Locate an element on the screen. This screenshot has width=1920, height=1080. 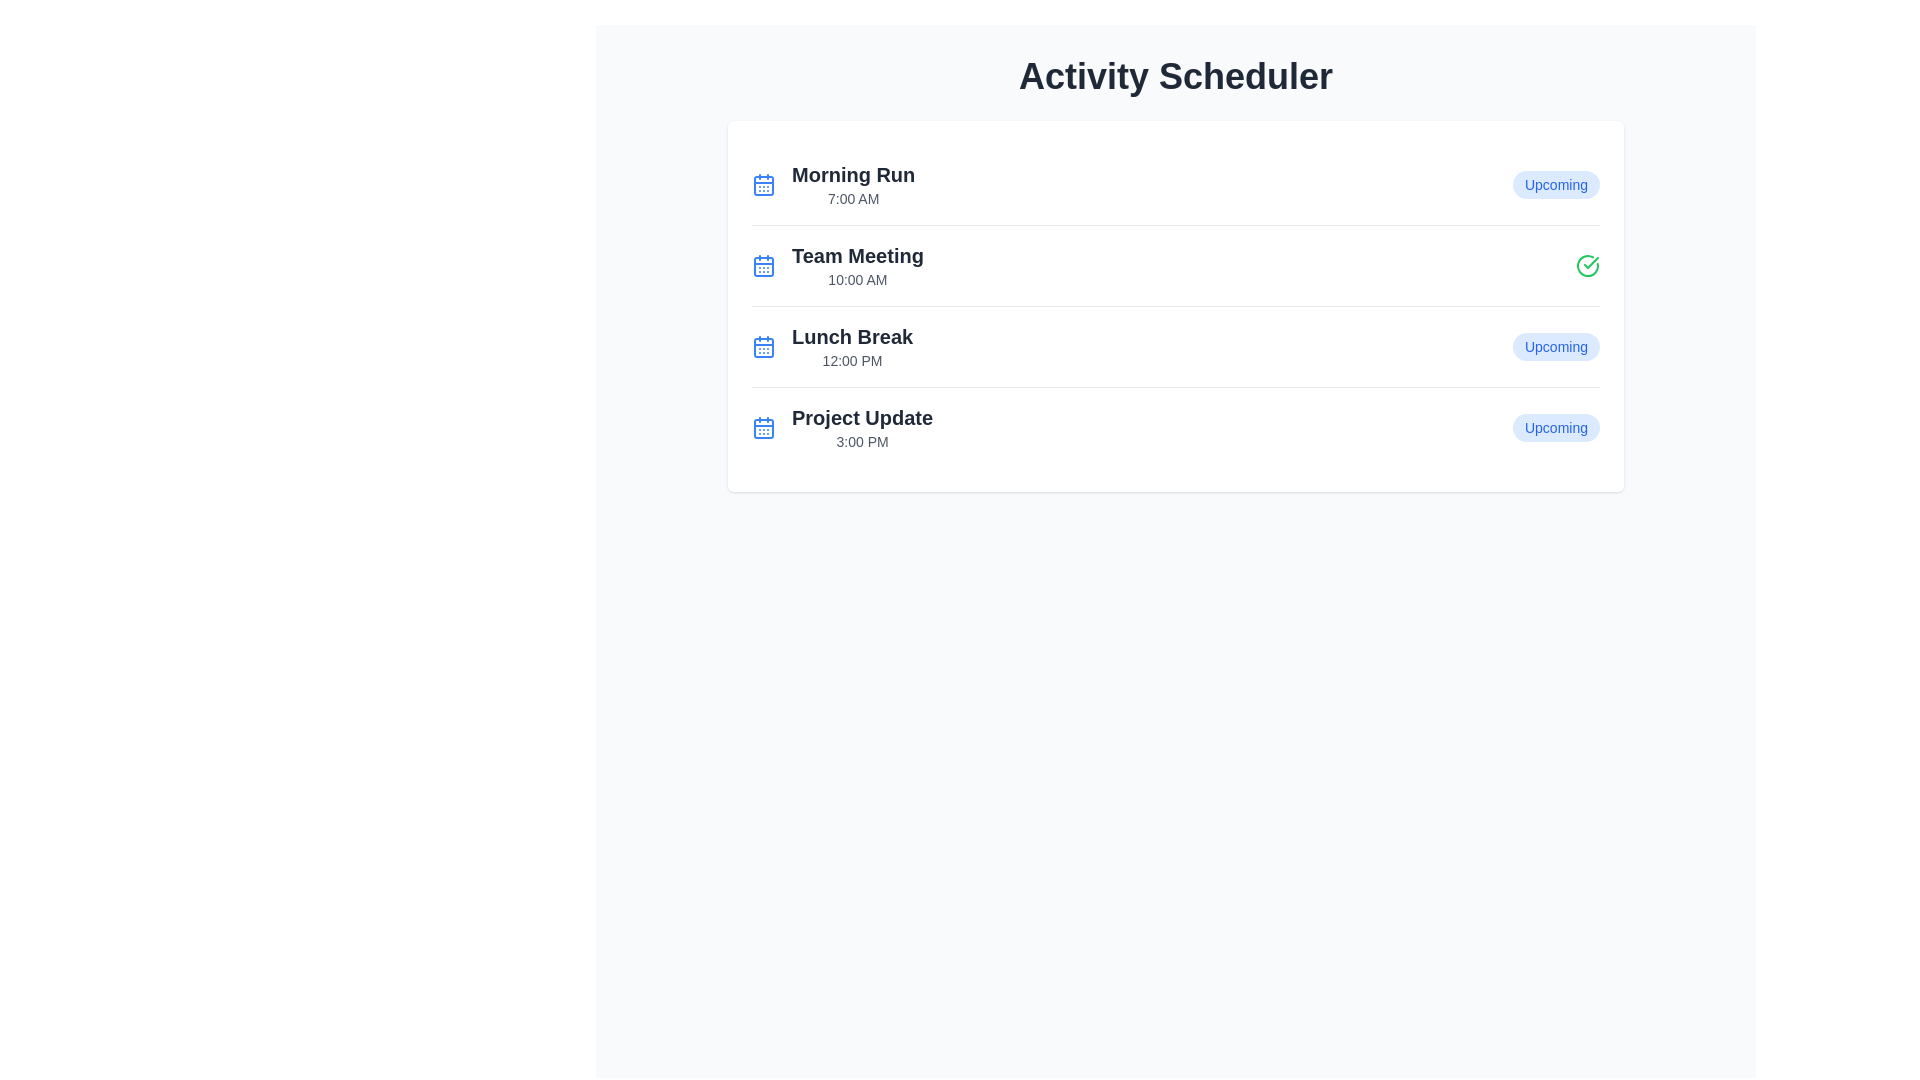
the status label indicating the upcoming activity 'Project Update', which is located at the far right of the 'Project Update' row, aligned horizontally with the text '3:00 PM' is located at coordinates (1555, 427).